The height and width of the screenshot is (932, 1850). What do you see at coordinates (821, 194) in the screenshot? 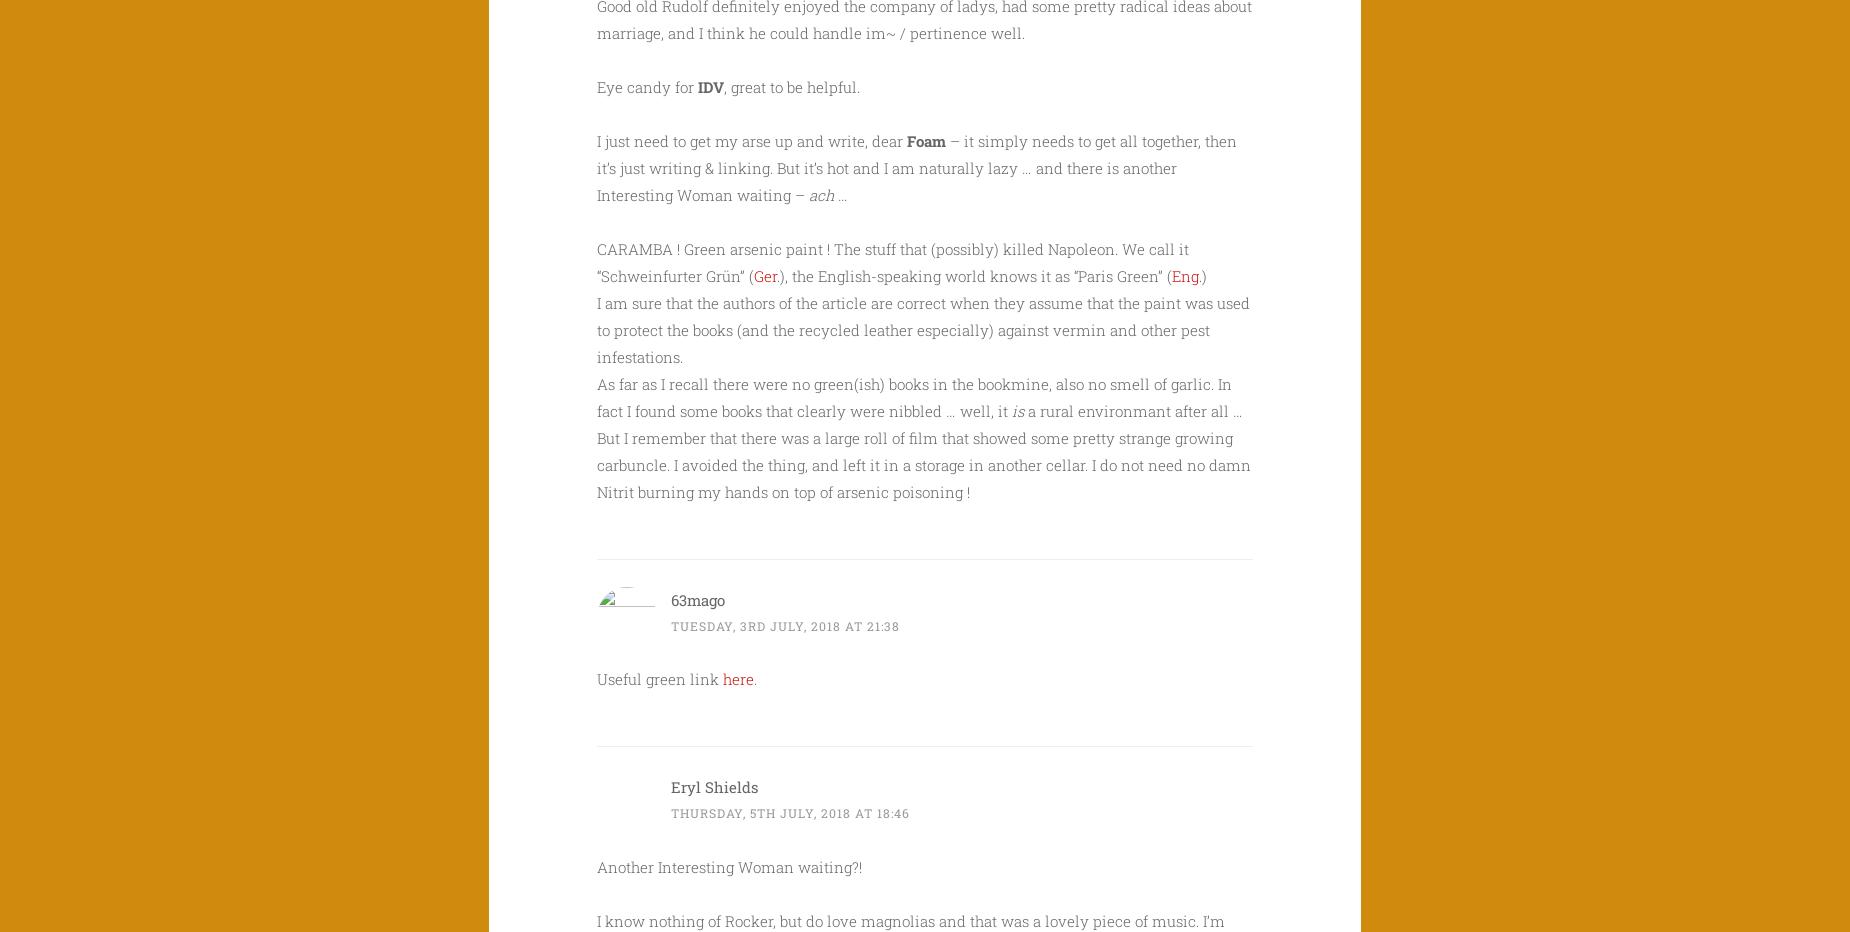
I see `'ach'` at bounding box center [821, 194].